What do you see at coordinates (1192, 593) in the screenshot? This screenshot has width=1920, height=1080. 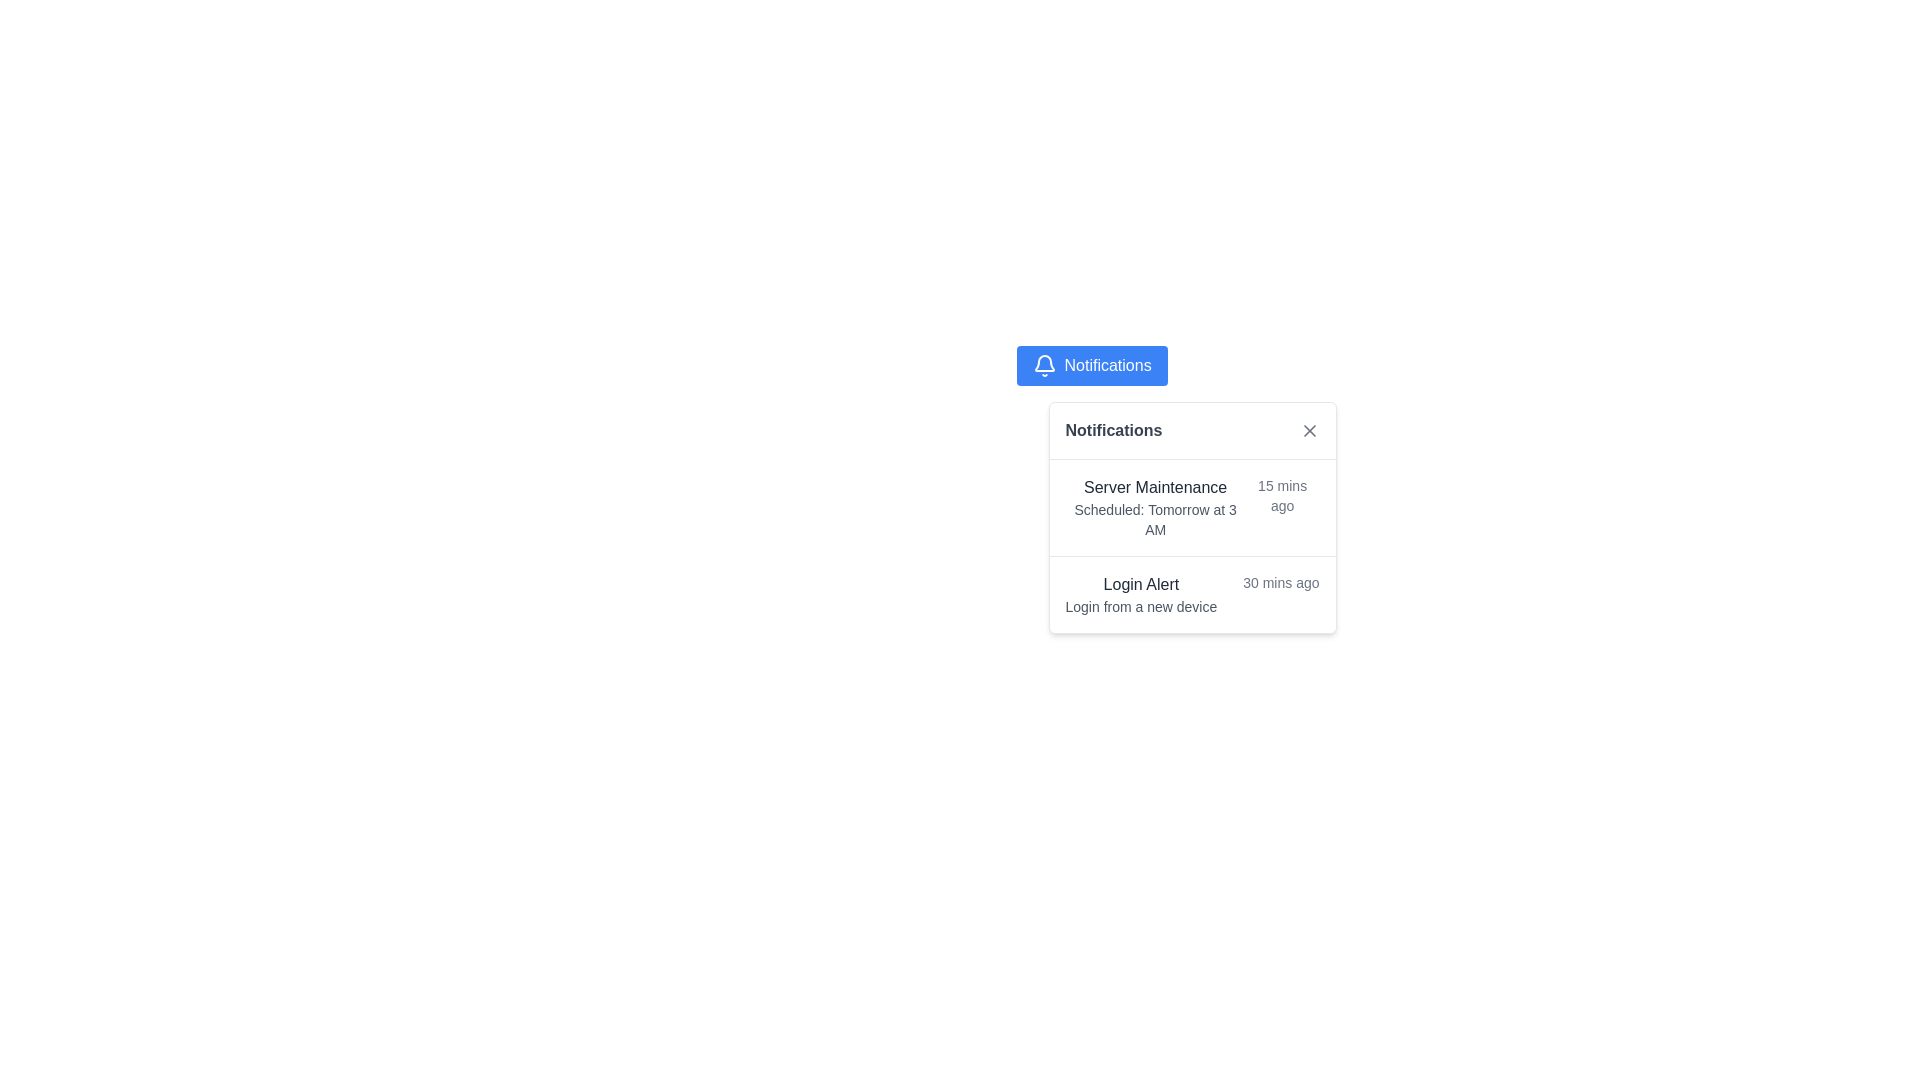 I see `the second Notification entry in the dropdown menu under 'Notifications'` at bounding box center [1192, 593].